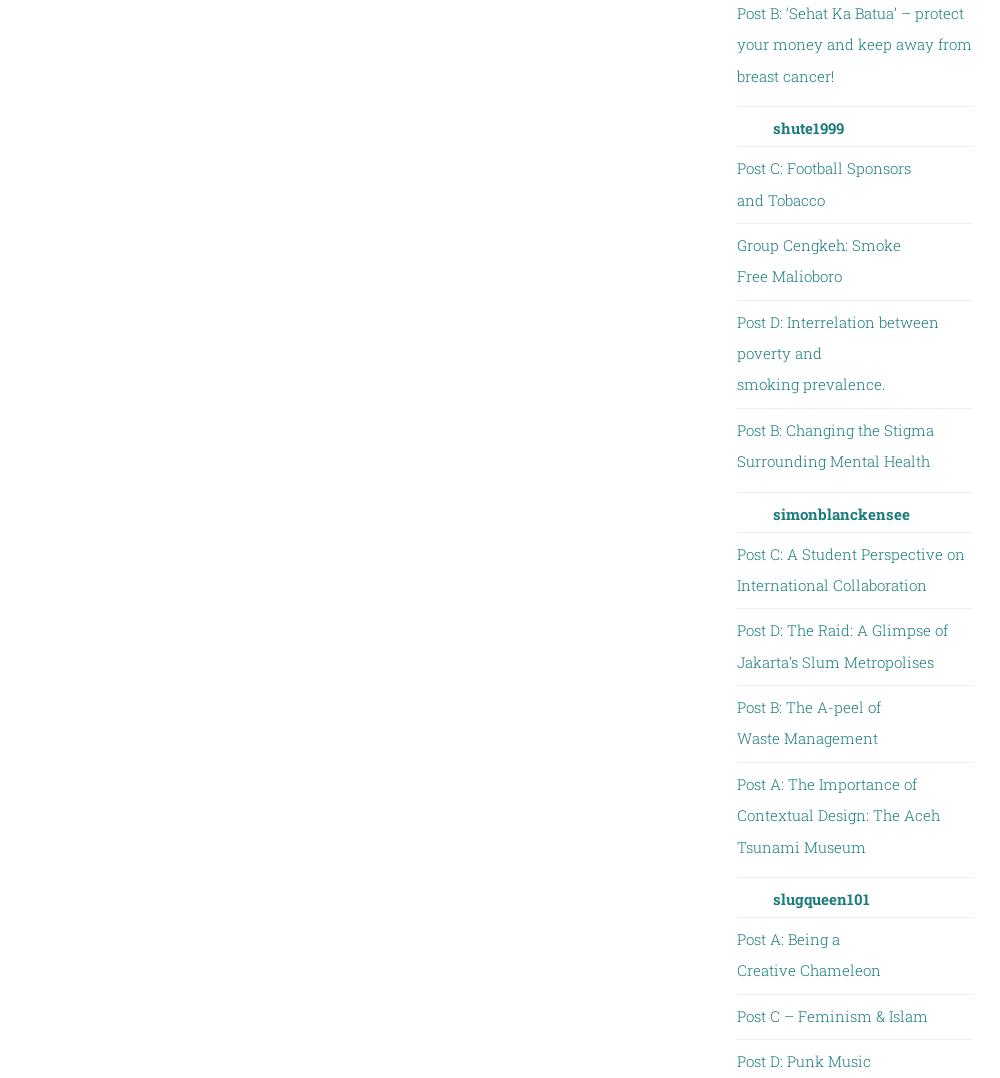 This screenshot has height=1078, width=1000. I want to click on 'slugqueen101', so click(819, 897).